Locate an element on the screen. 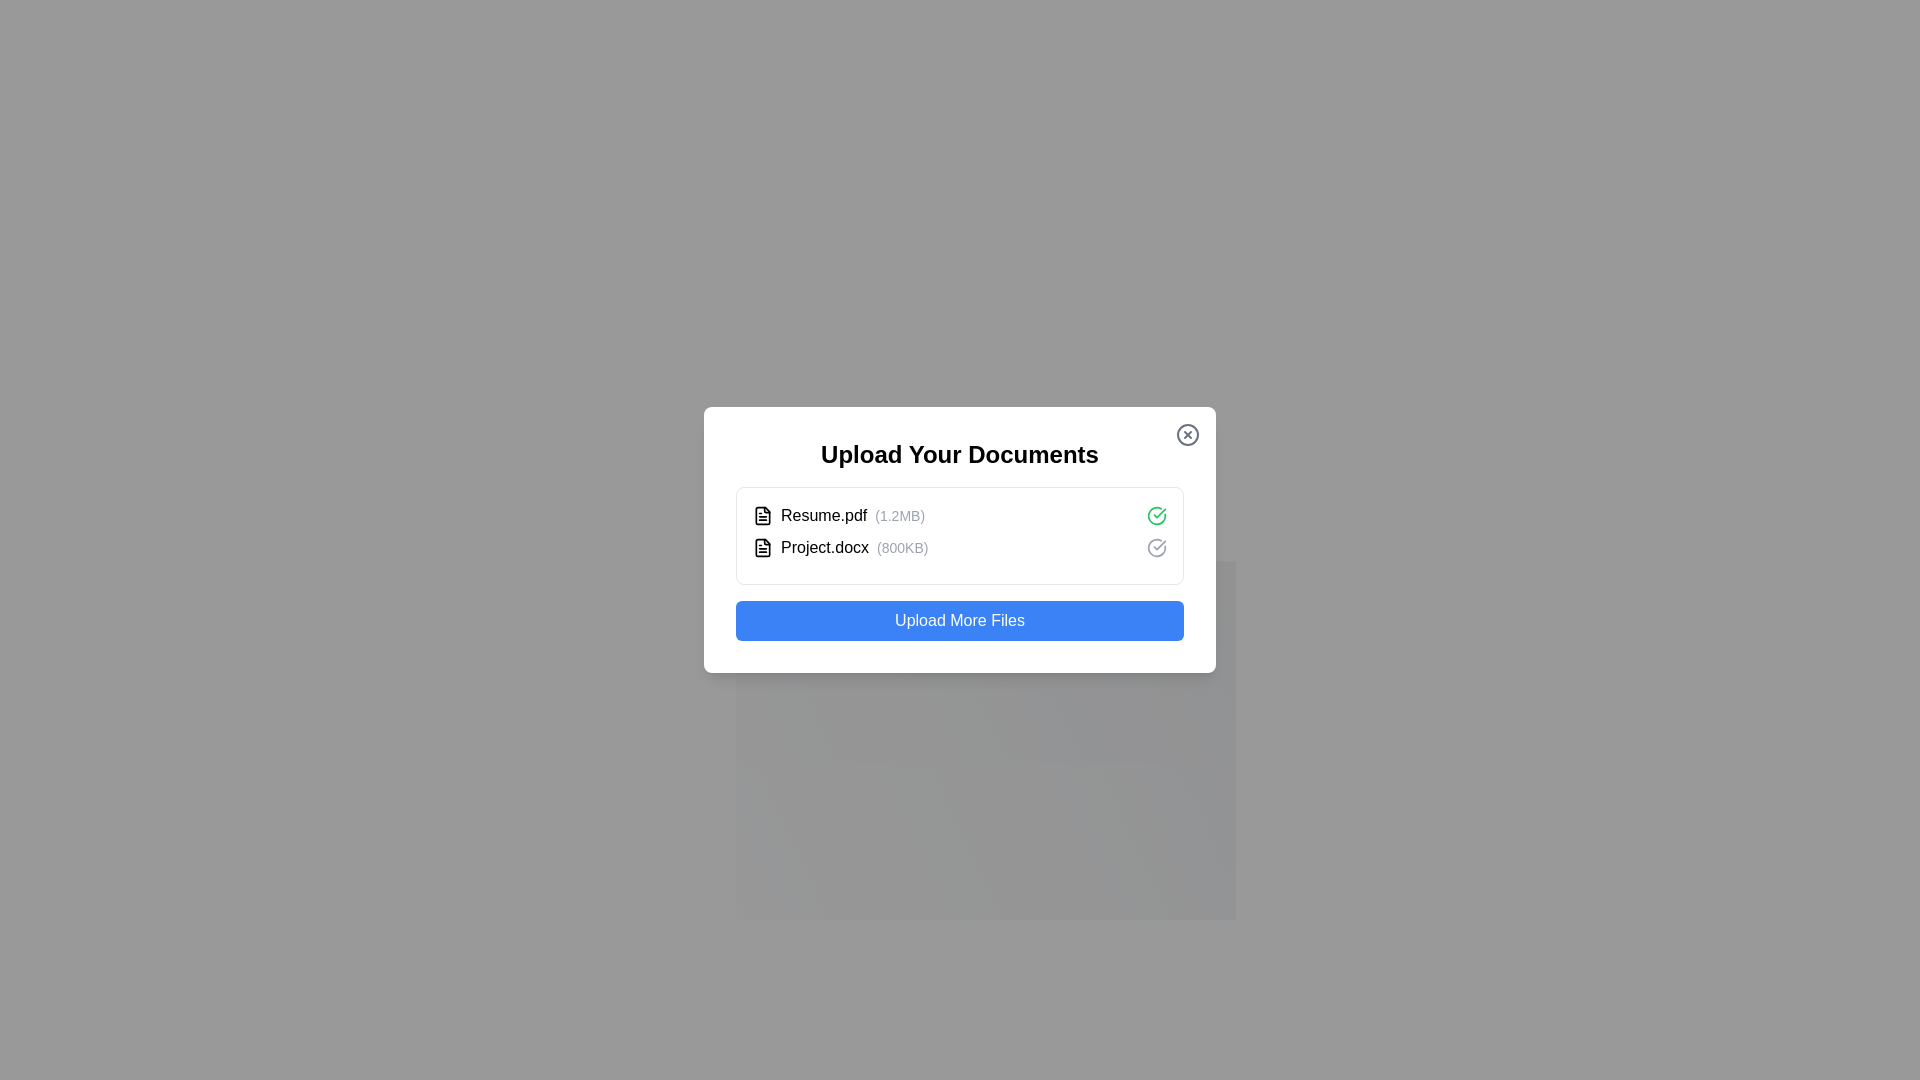  to select the file name of the first uploaded document in the file list, which is located in the top-left region of the modal pop-up is located at coordinates (839, 515).